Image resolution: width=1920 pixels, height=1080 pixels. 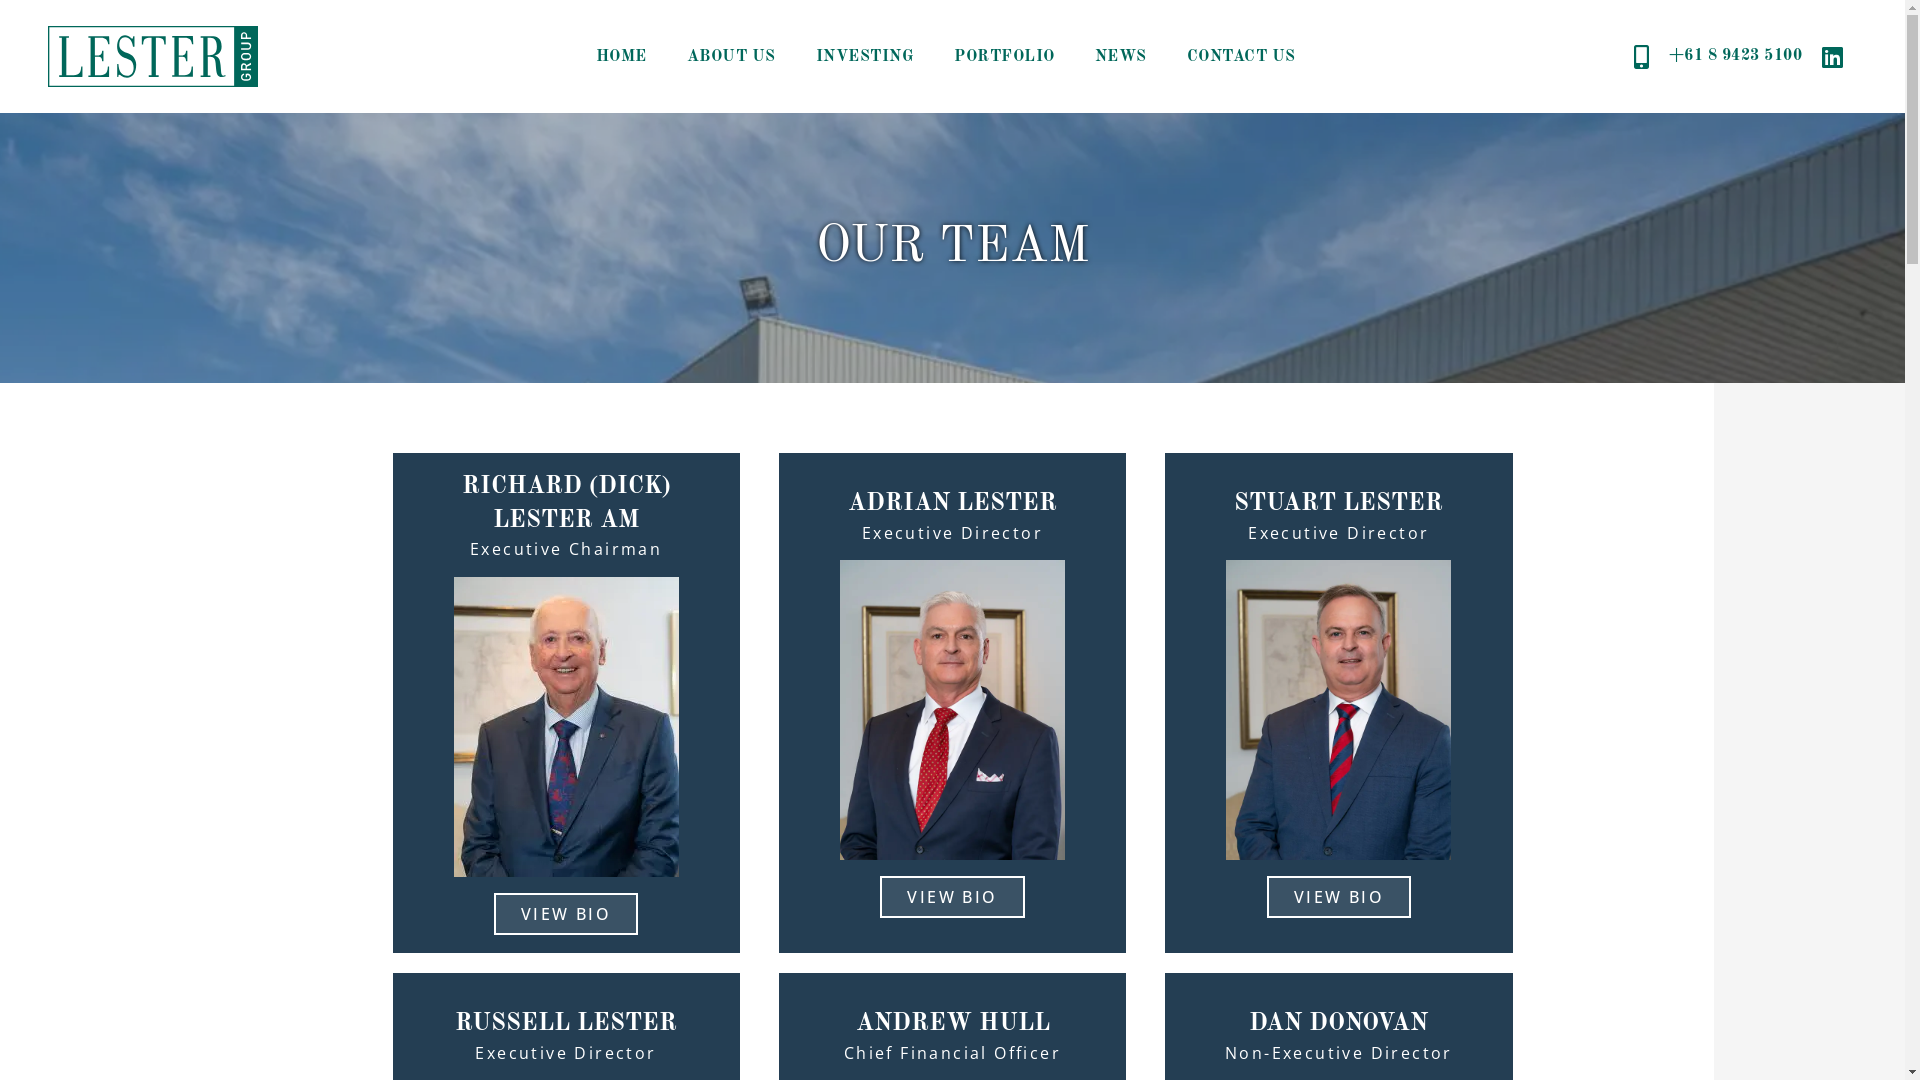 What do you see at coordinates (865, 56) in the screenshot?
I see `'INVESTING'` at bounding box center [865, 56].